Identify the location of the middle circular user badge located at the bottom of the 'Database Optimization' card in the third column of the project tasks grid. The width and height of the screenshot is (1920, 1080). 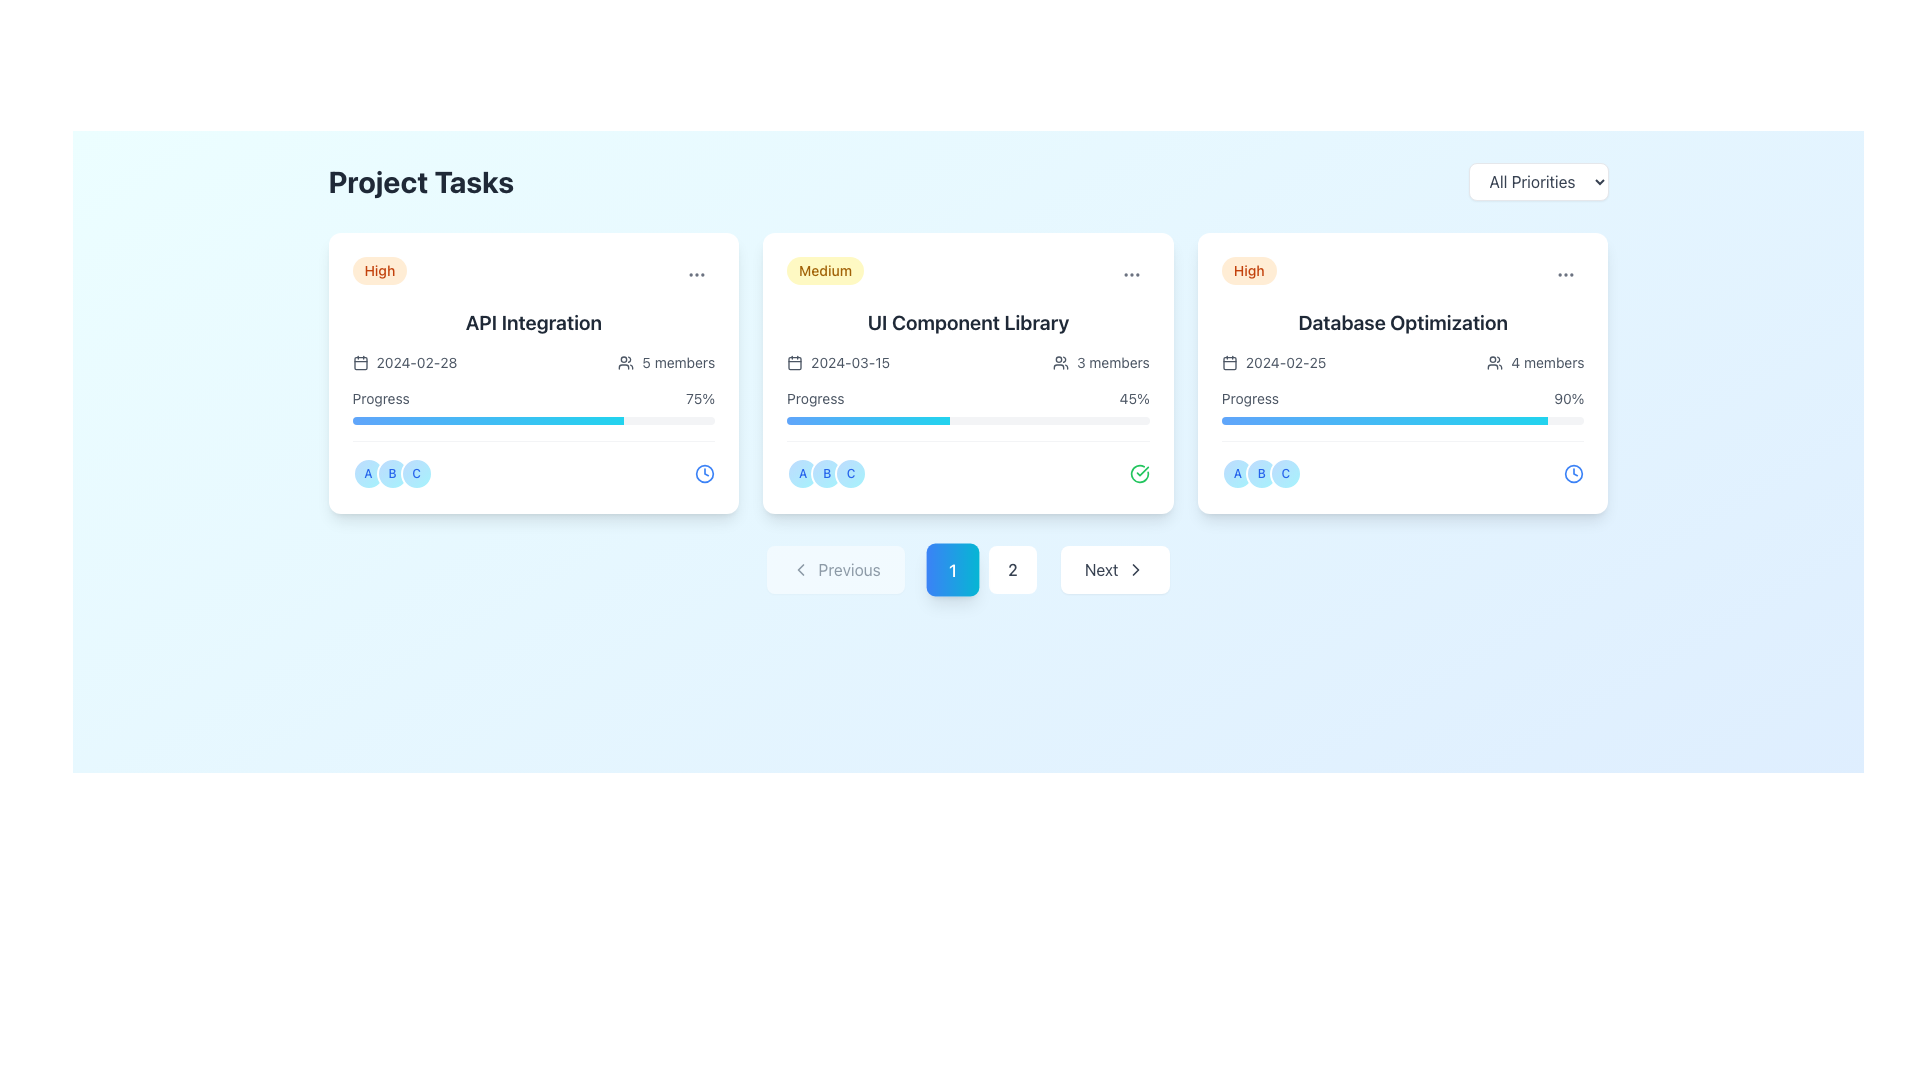
(1260, 474).